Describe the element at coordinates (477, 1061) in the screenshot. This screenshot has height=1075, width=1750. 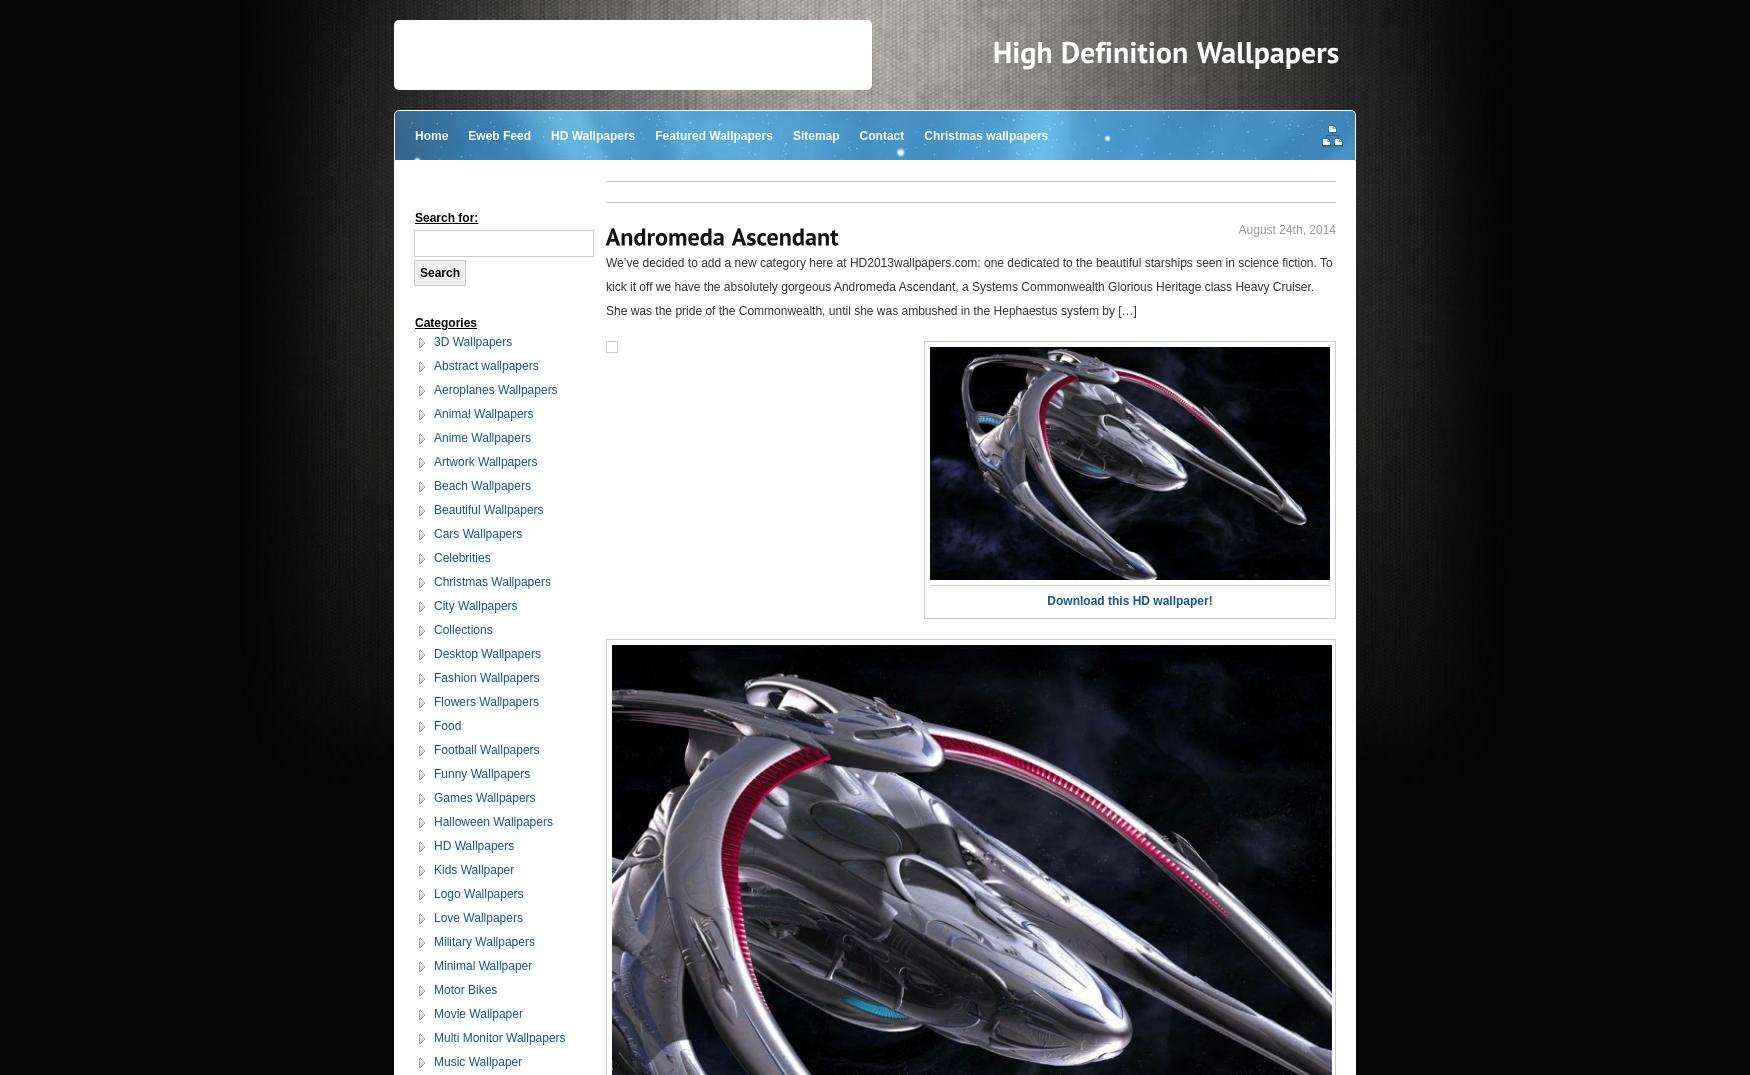
I see `'Music Wallpaper'` at that location.